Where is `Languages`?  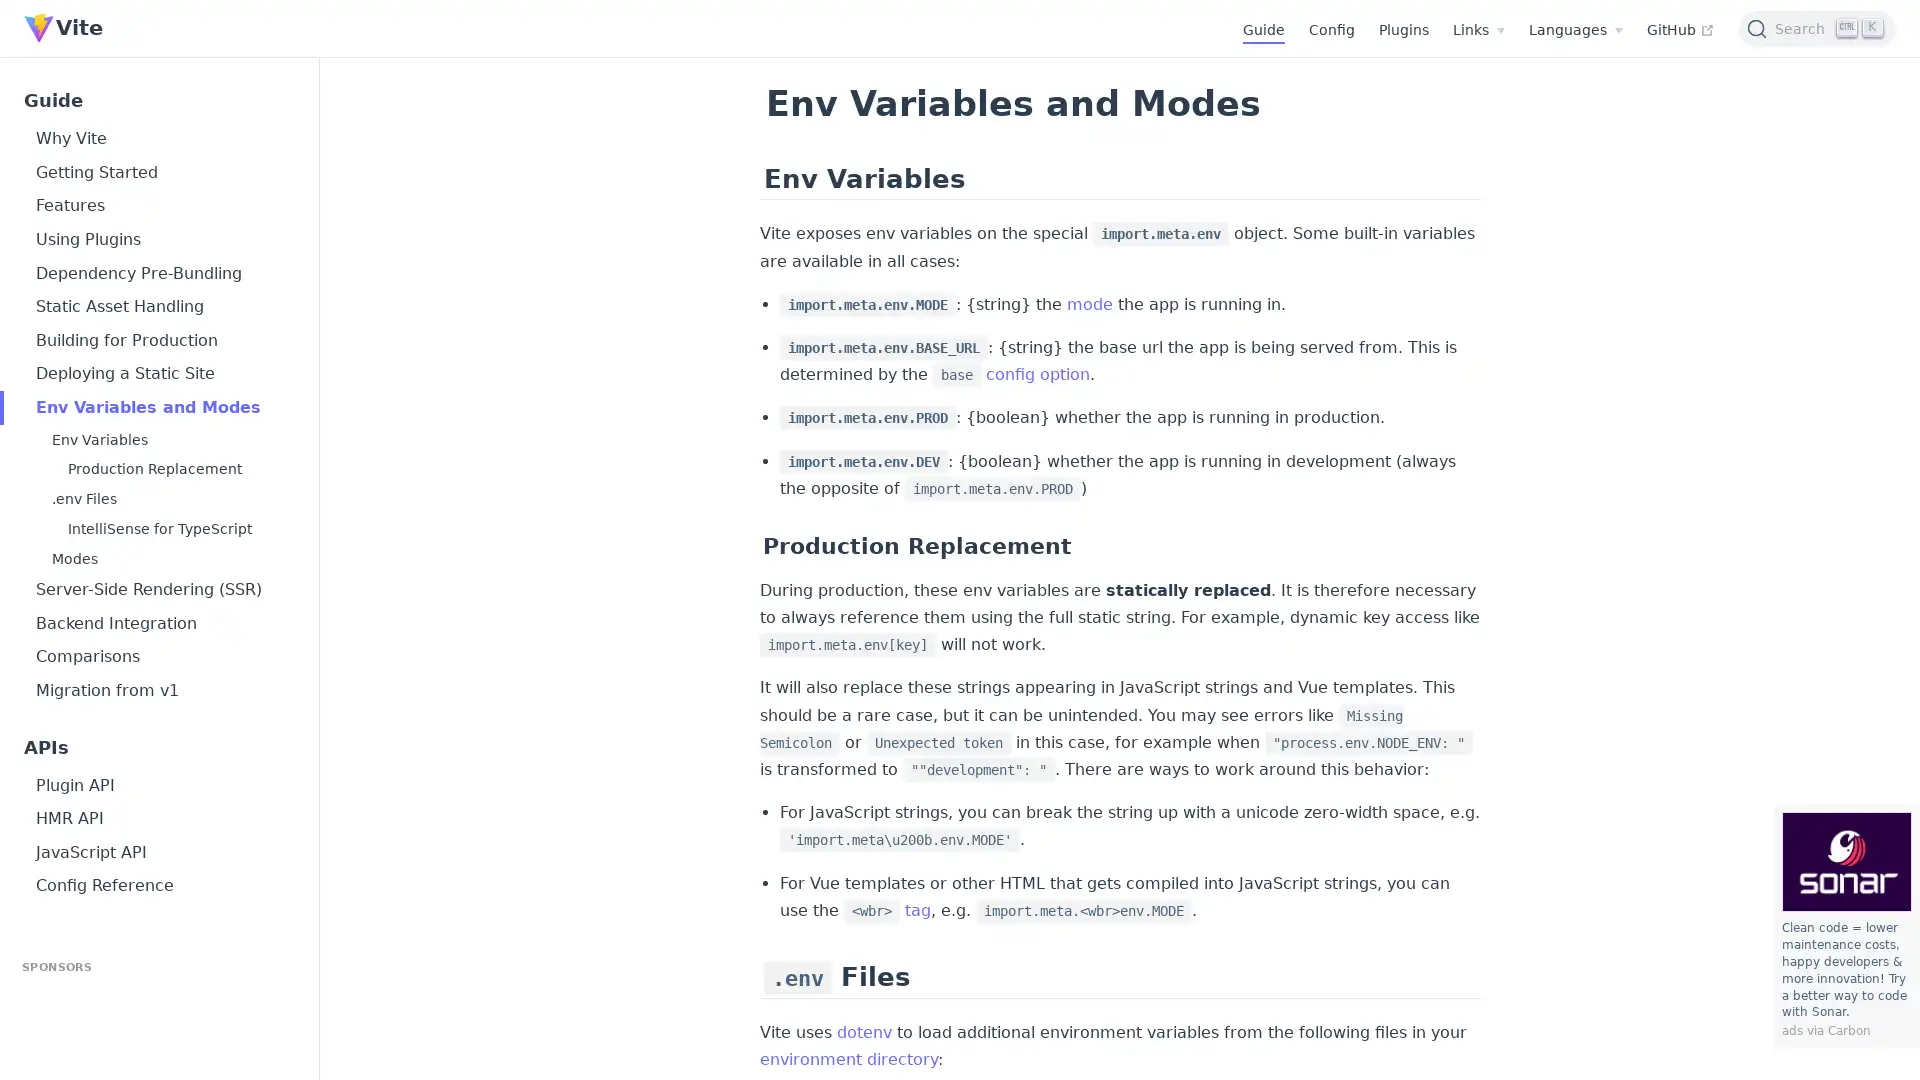 Languages is located at coordinates (1574, 30).